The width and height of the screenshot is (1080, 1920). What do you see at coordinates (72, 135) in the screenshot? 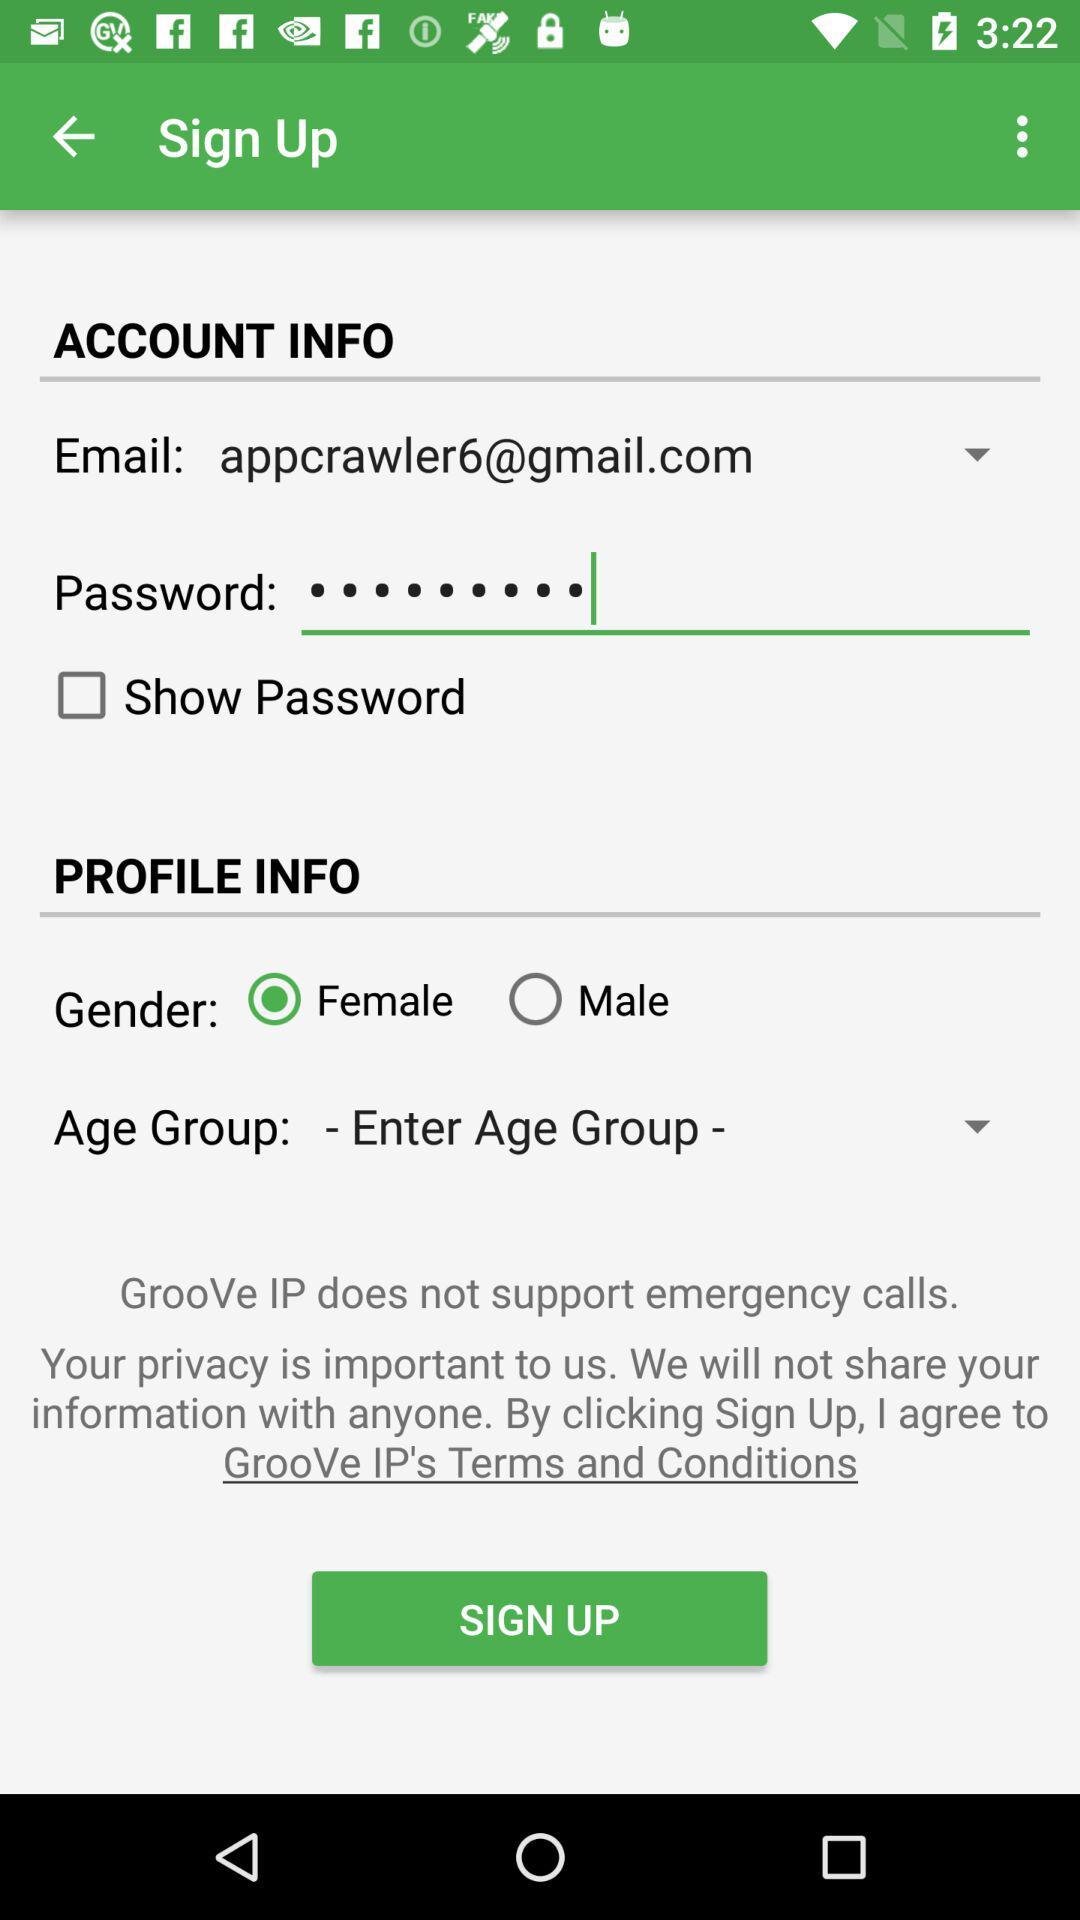
I see `app to the left of sign up icon` at bounding box center [72, 135].